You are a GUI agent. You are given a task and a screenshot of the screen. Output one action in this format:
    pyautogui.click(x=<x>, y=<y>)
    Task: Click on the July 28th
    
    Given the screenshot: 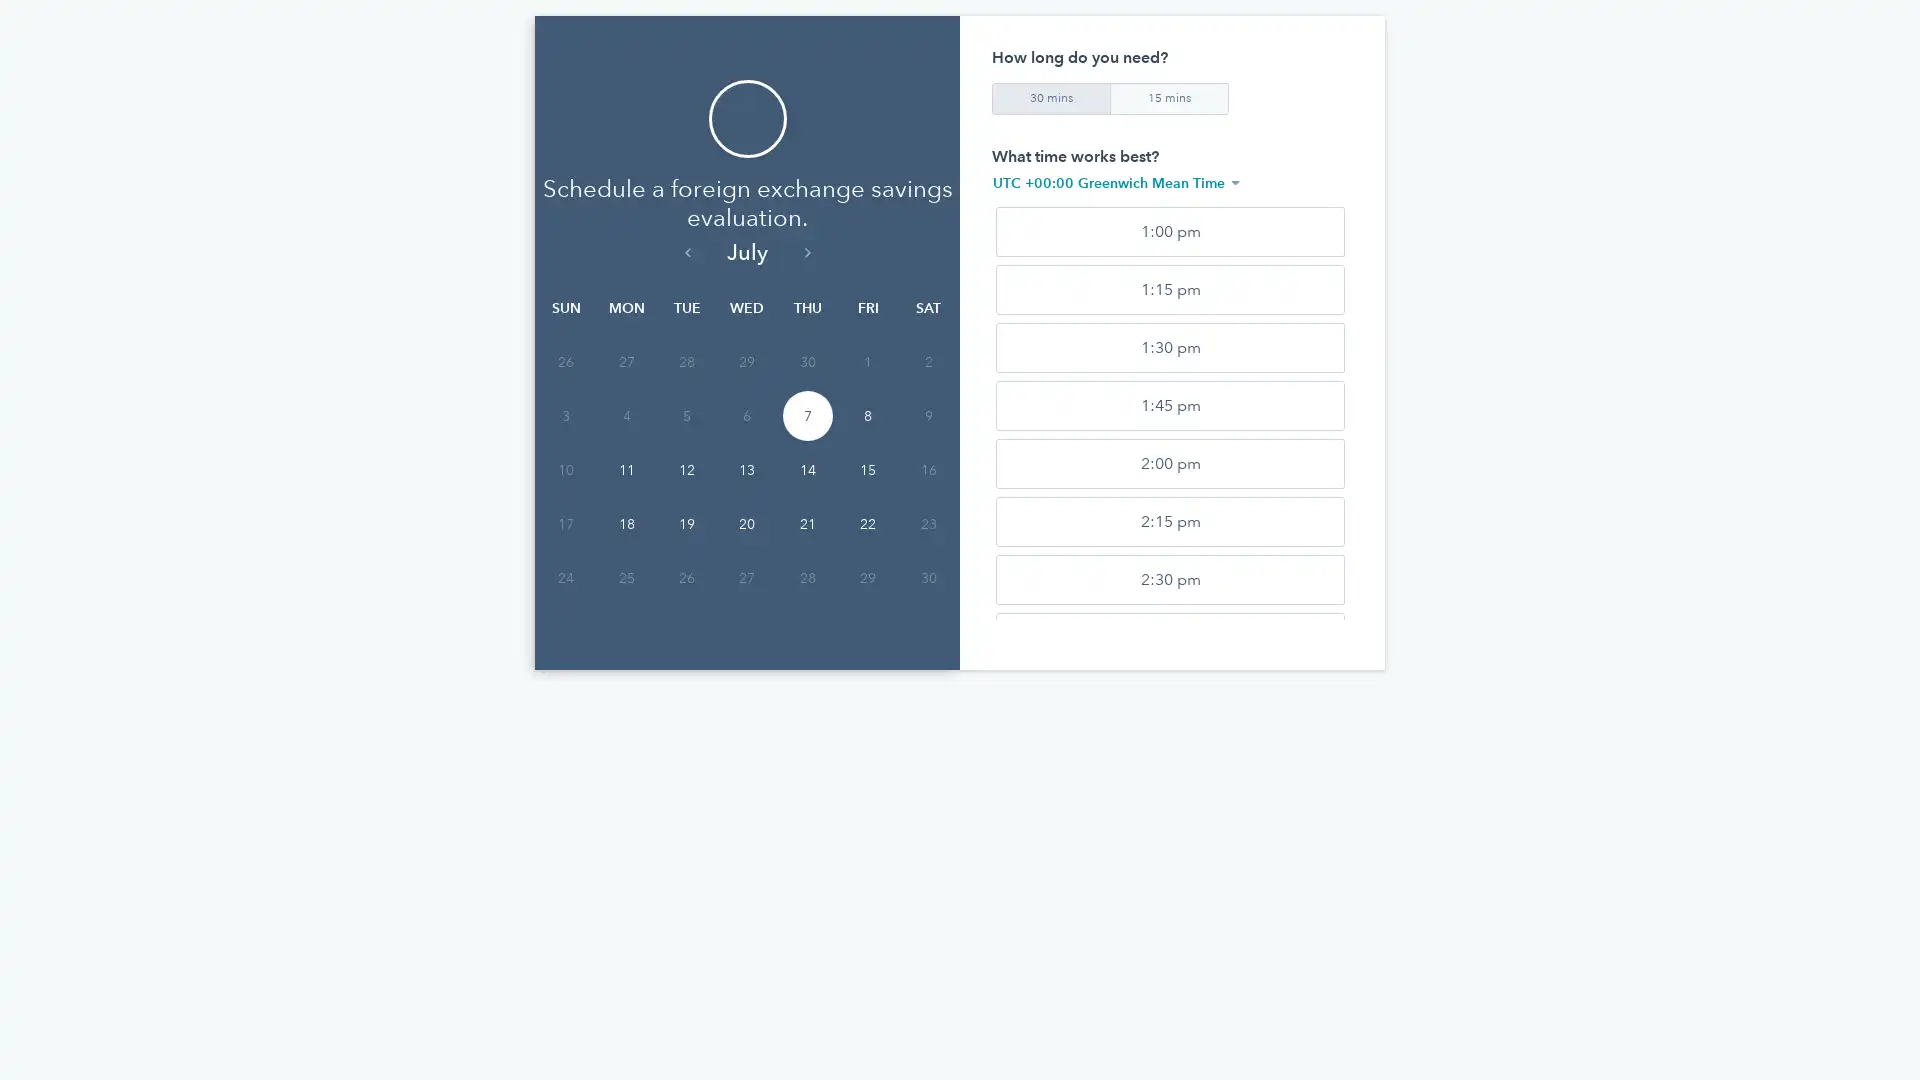 What is the action you would take?
    pyautogui.click(x=806, y=578)
    